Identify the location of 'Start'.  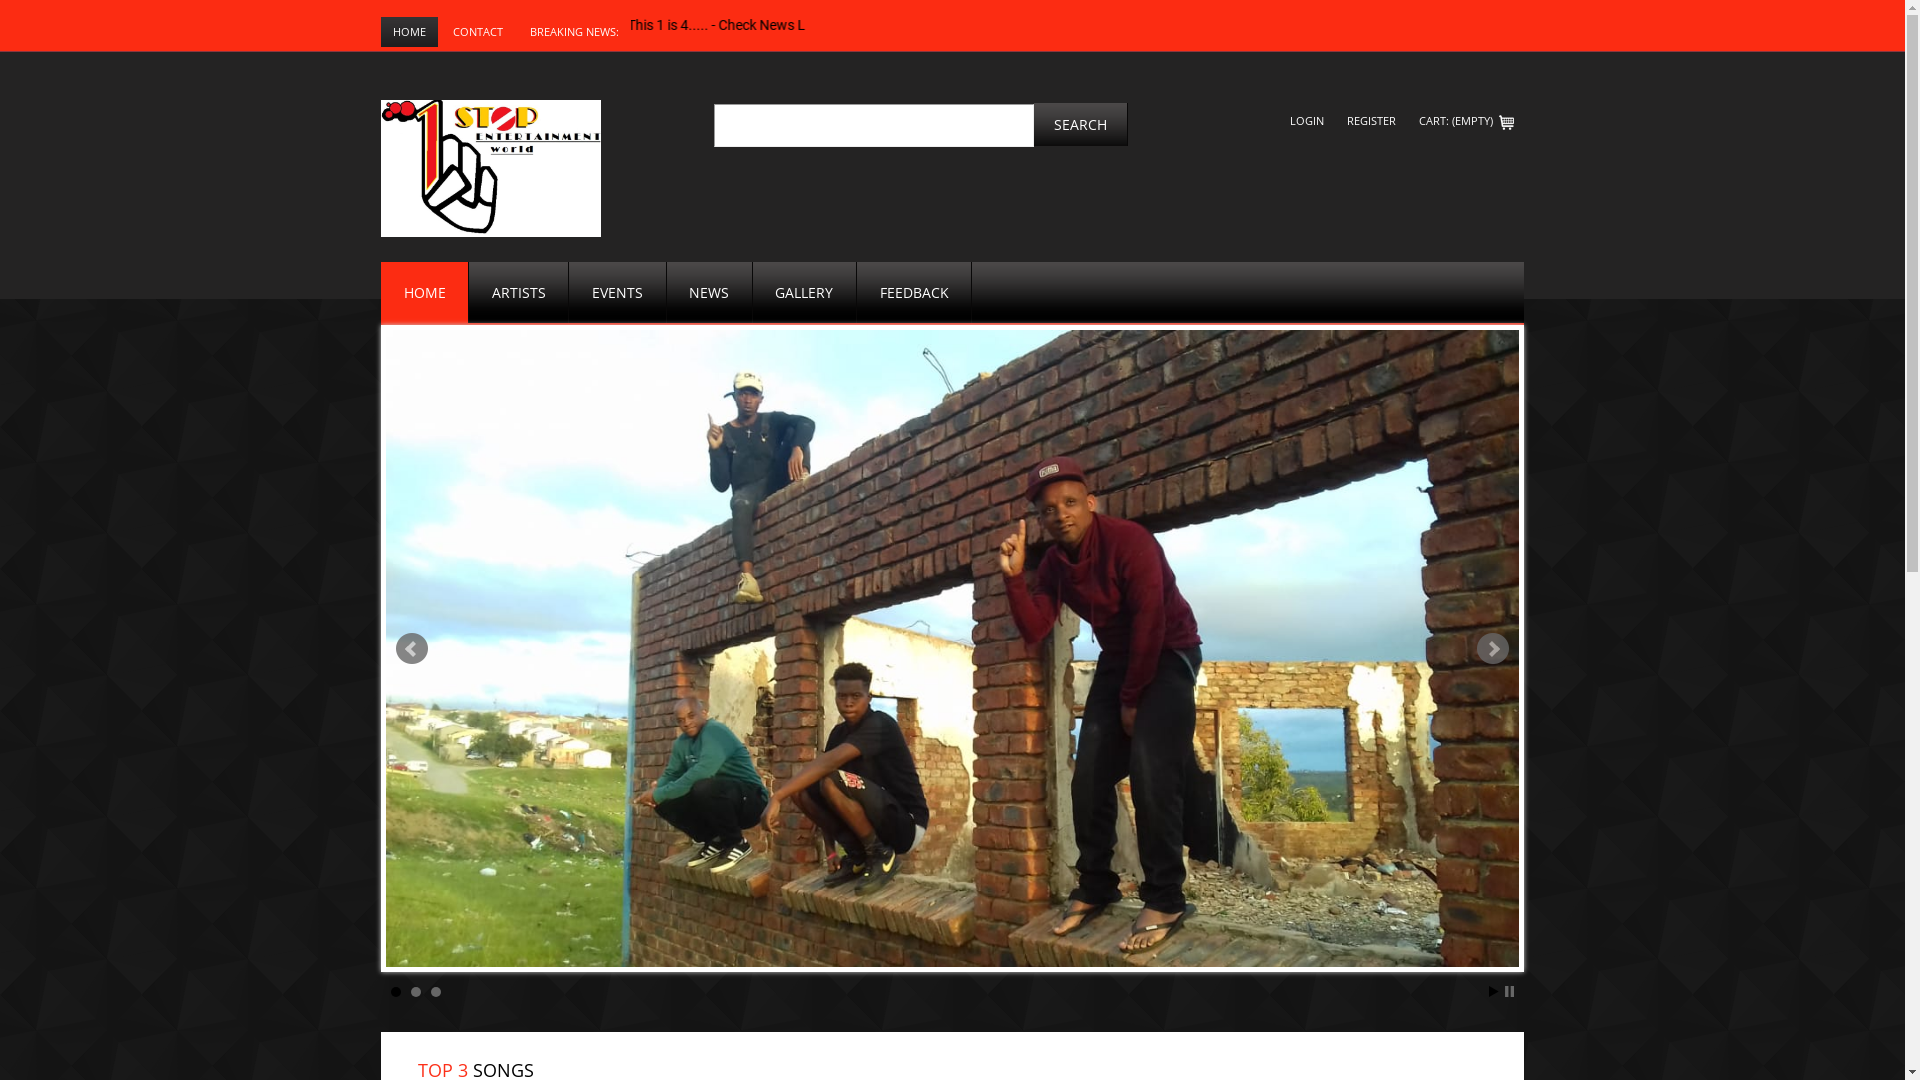
(1493, 991).